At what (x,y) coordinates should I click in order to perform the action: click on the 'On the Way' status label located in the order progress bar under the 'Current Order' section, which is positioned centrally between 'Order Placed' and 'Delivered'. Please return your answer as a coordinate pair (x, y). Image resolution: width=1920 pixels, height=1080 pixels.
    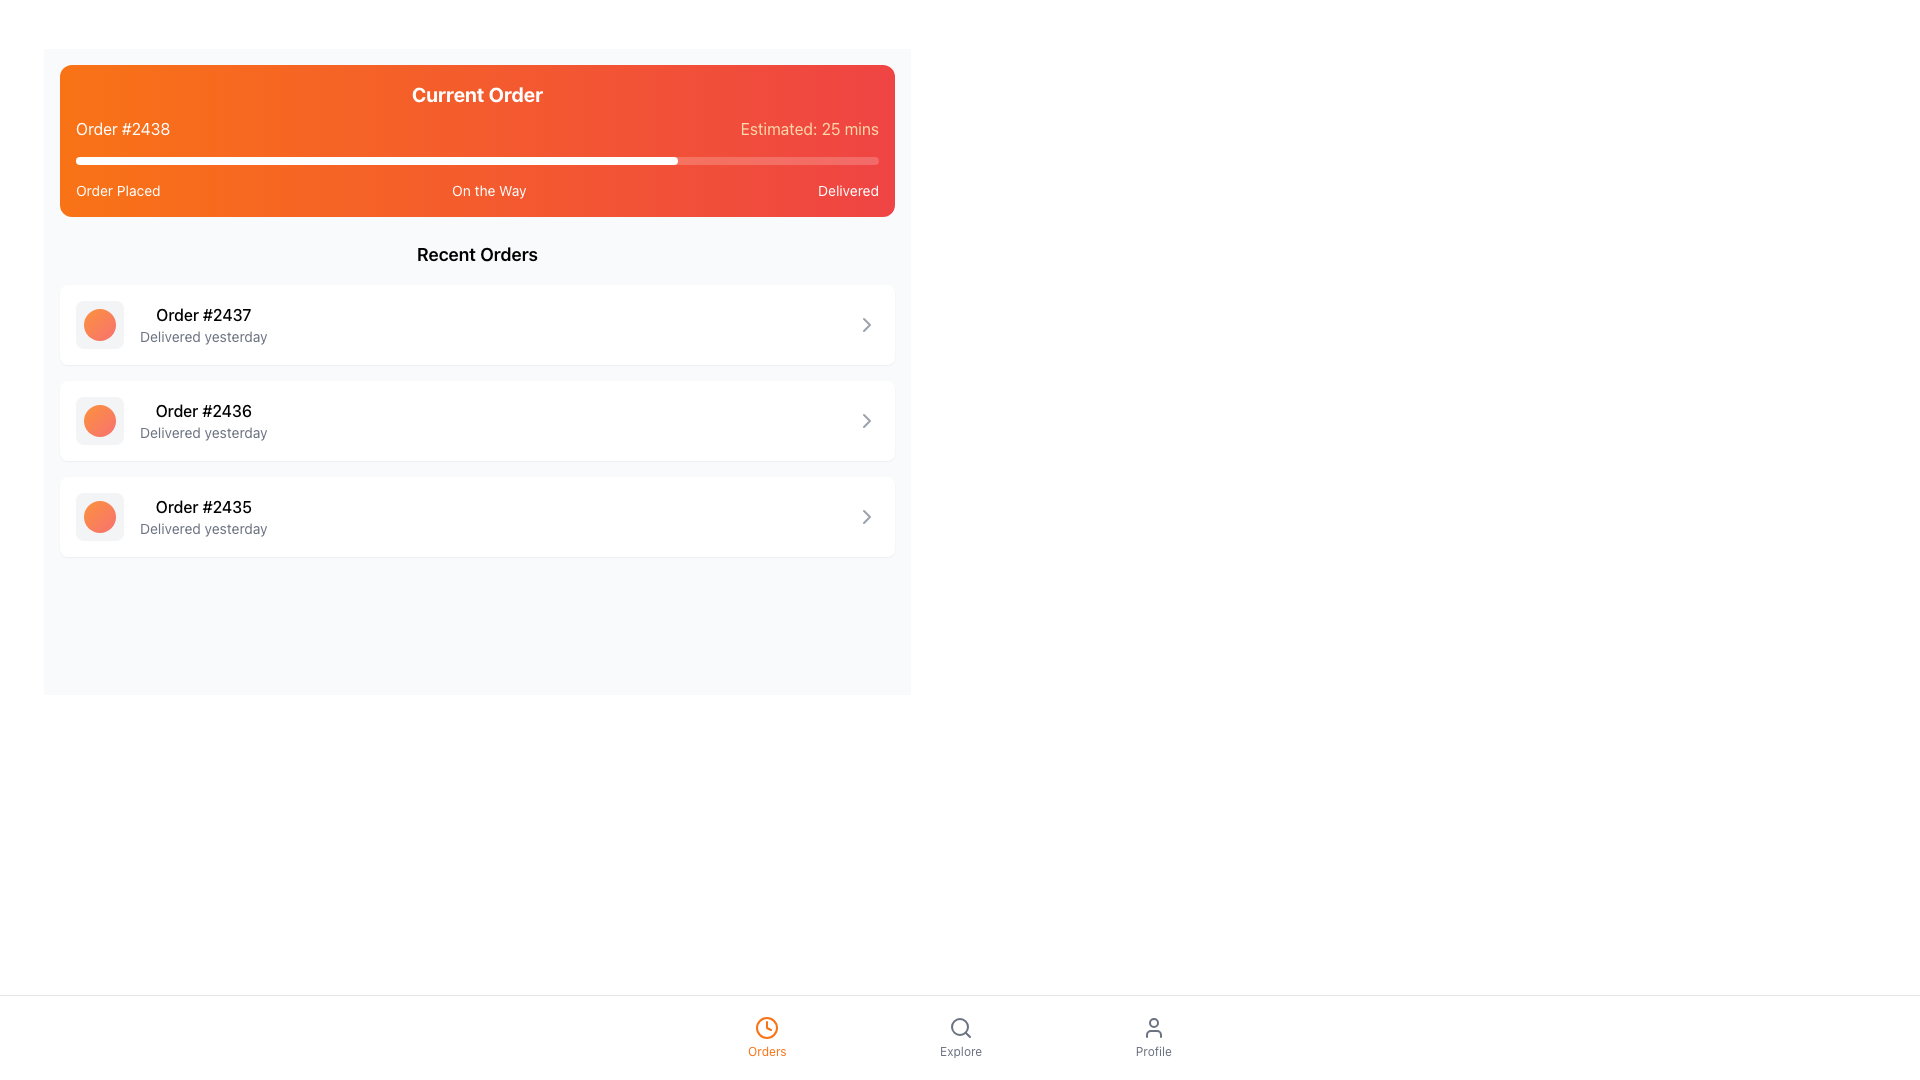
    Looking at the image, I should click on (489, 191).